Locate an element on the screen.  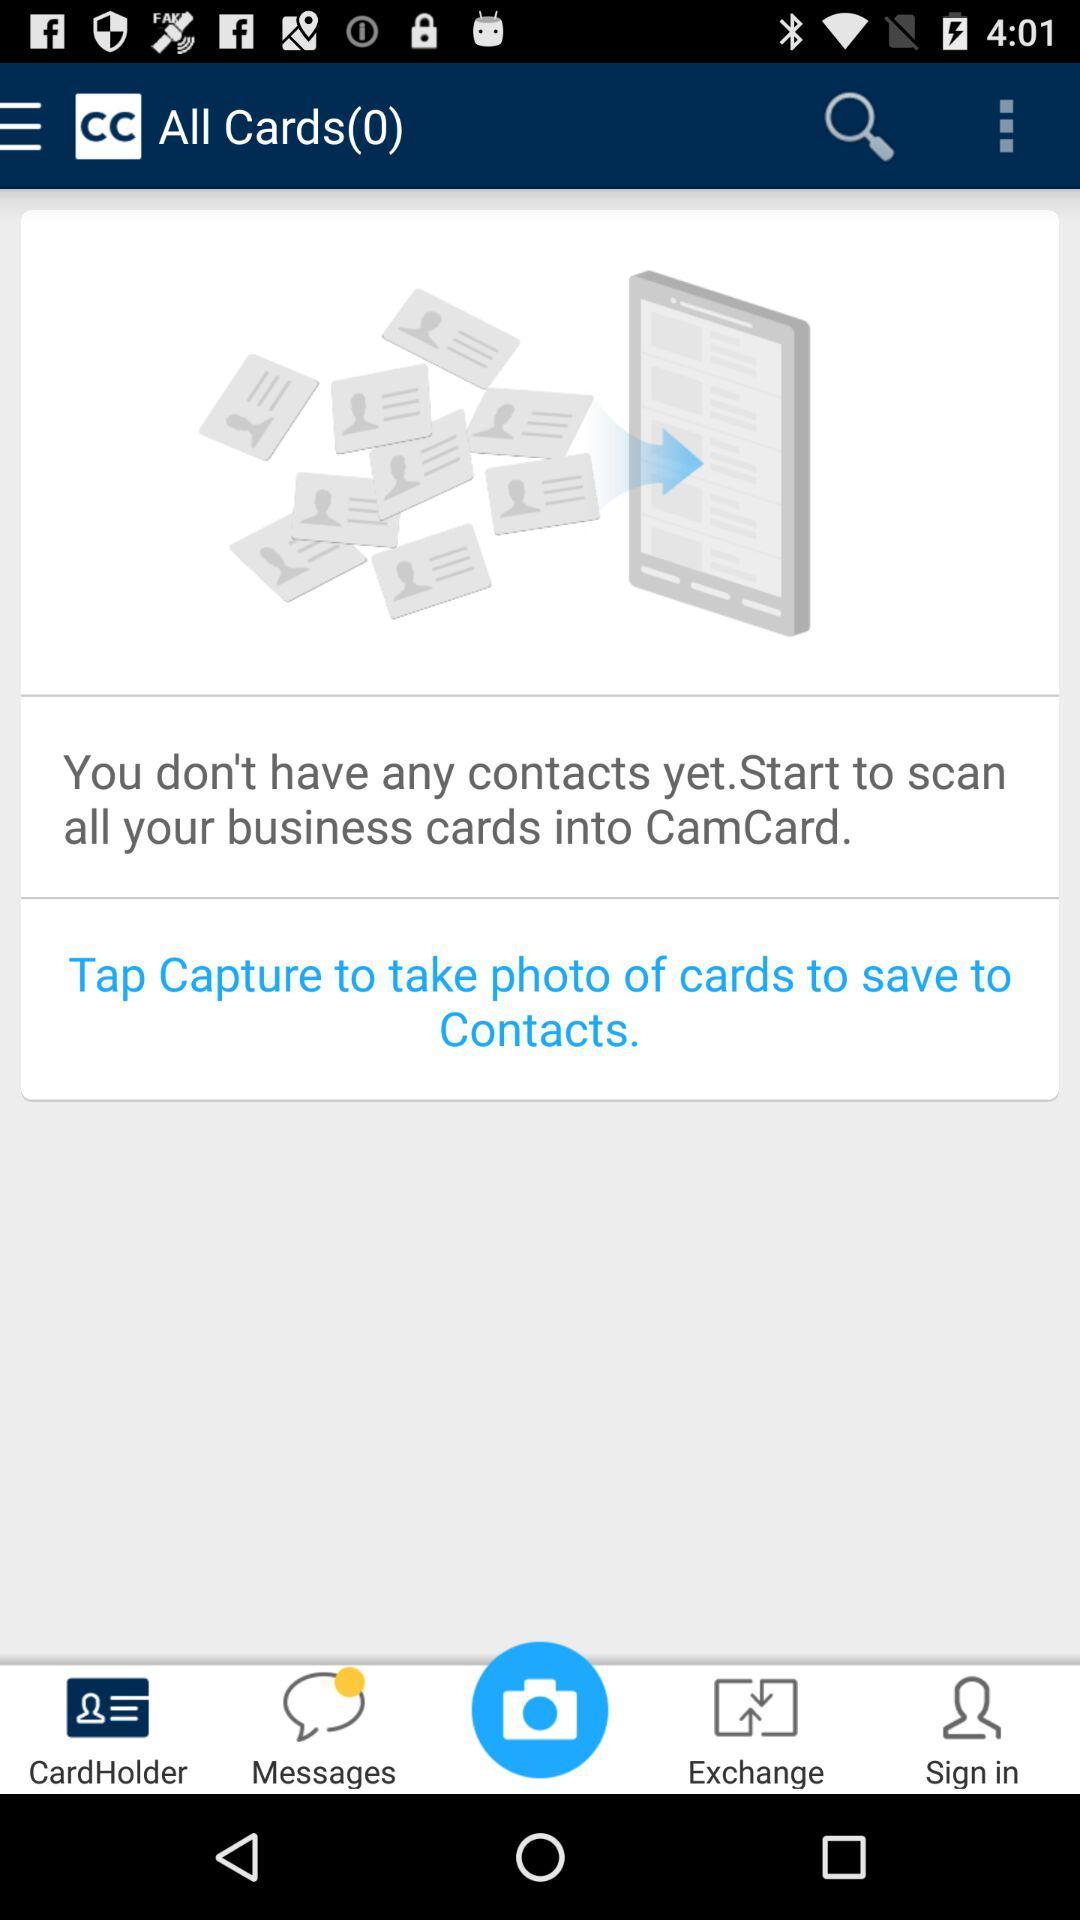
icon next to all cards(0) is located at coordinates (858, 124).